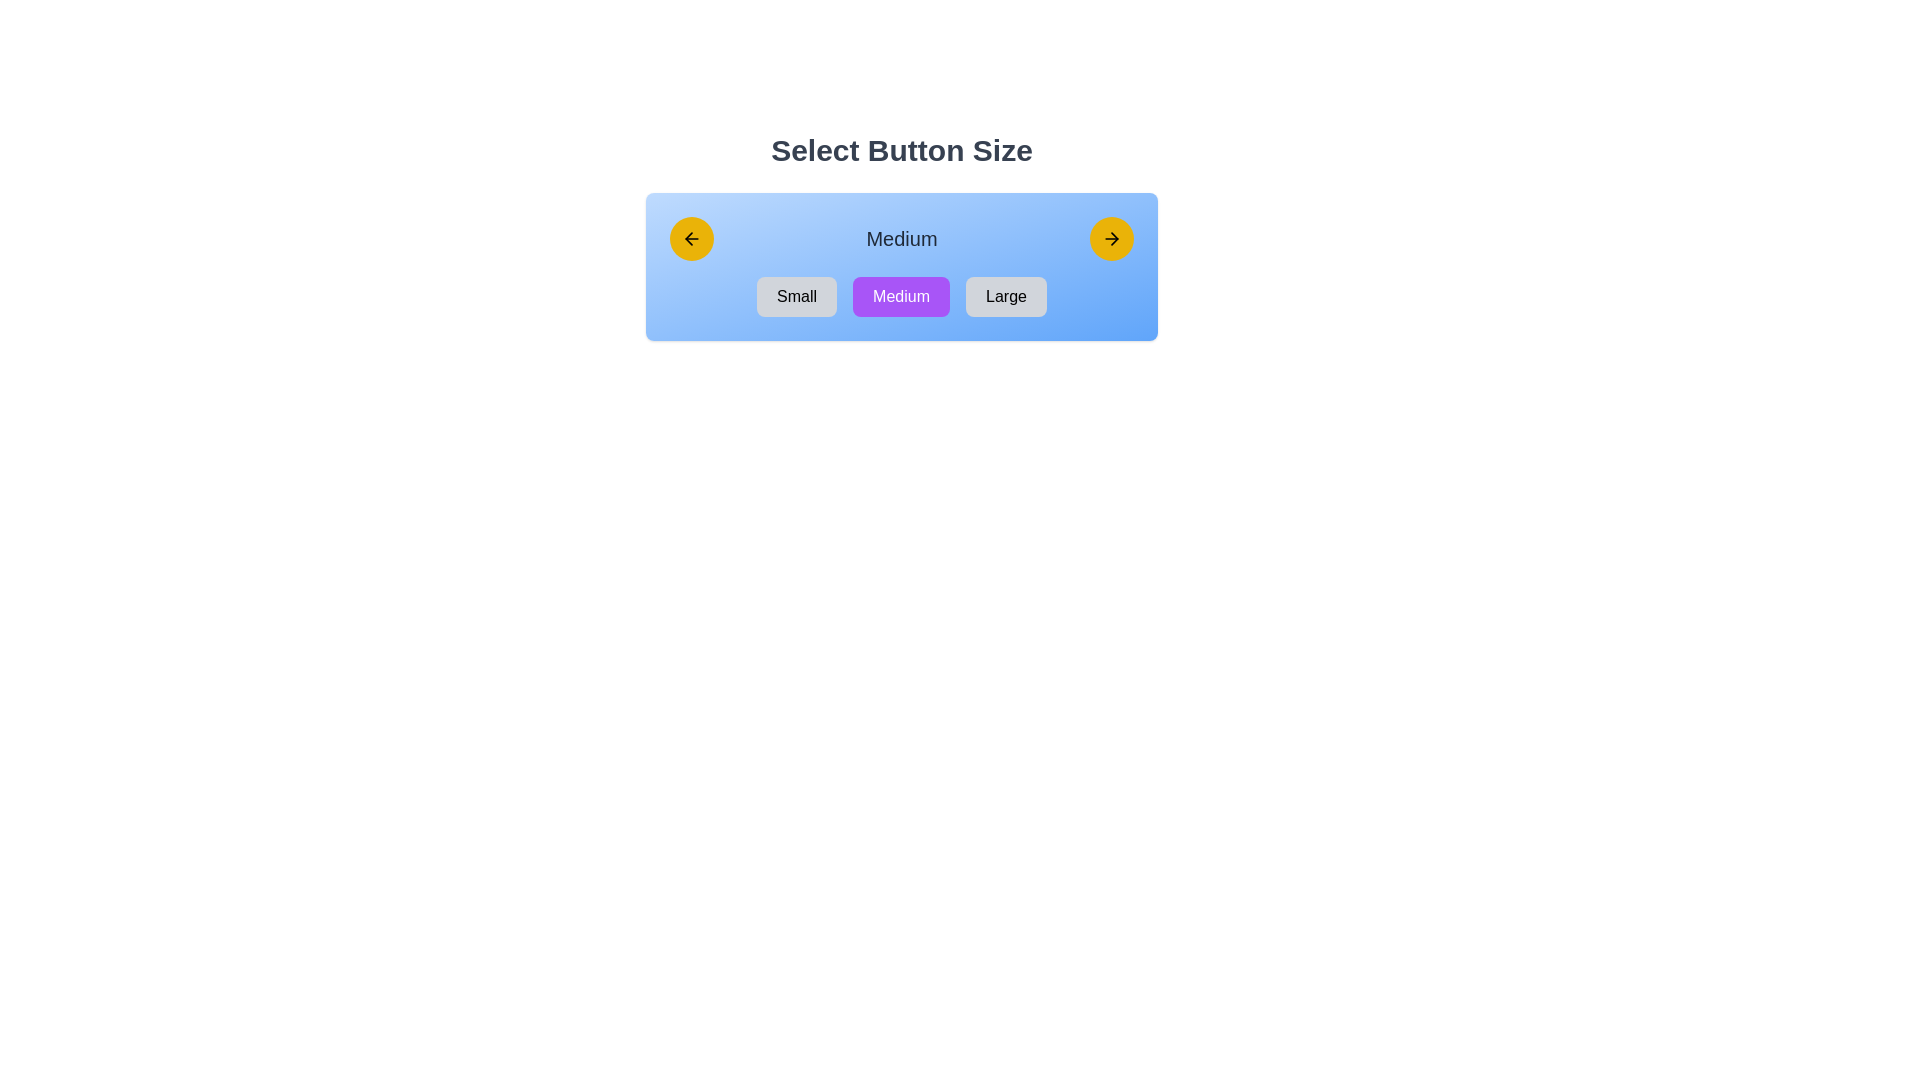  I want to click on the navigational button located on the left side of the horizontal section labeled 'Medium', so click(691, 238).